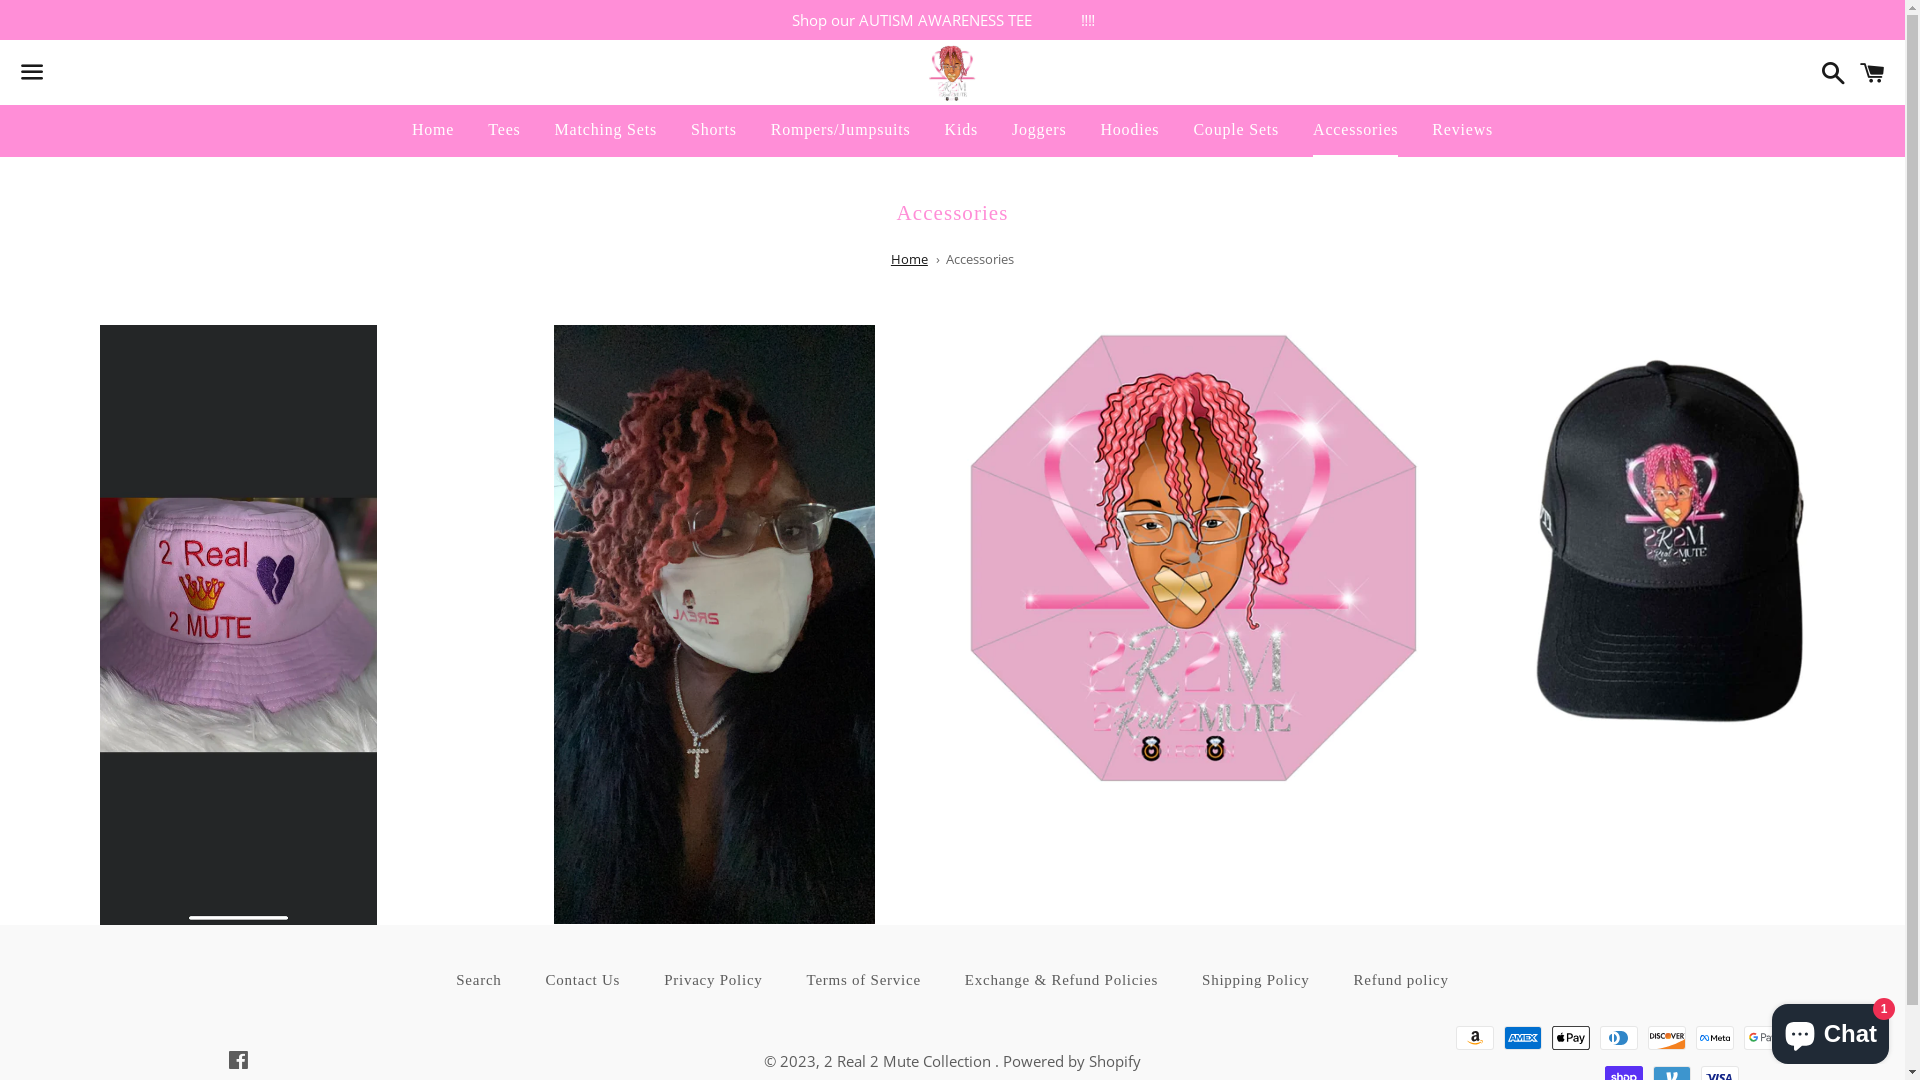 This screenshot has height=1080, width=1920. I want to click on '2 Real 2 Mute Collection', so click(824, 1059).